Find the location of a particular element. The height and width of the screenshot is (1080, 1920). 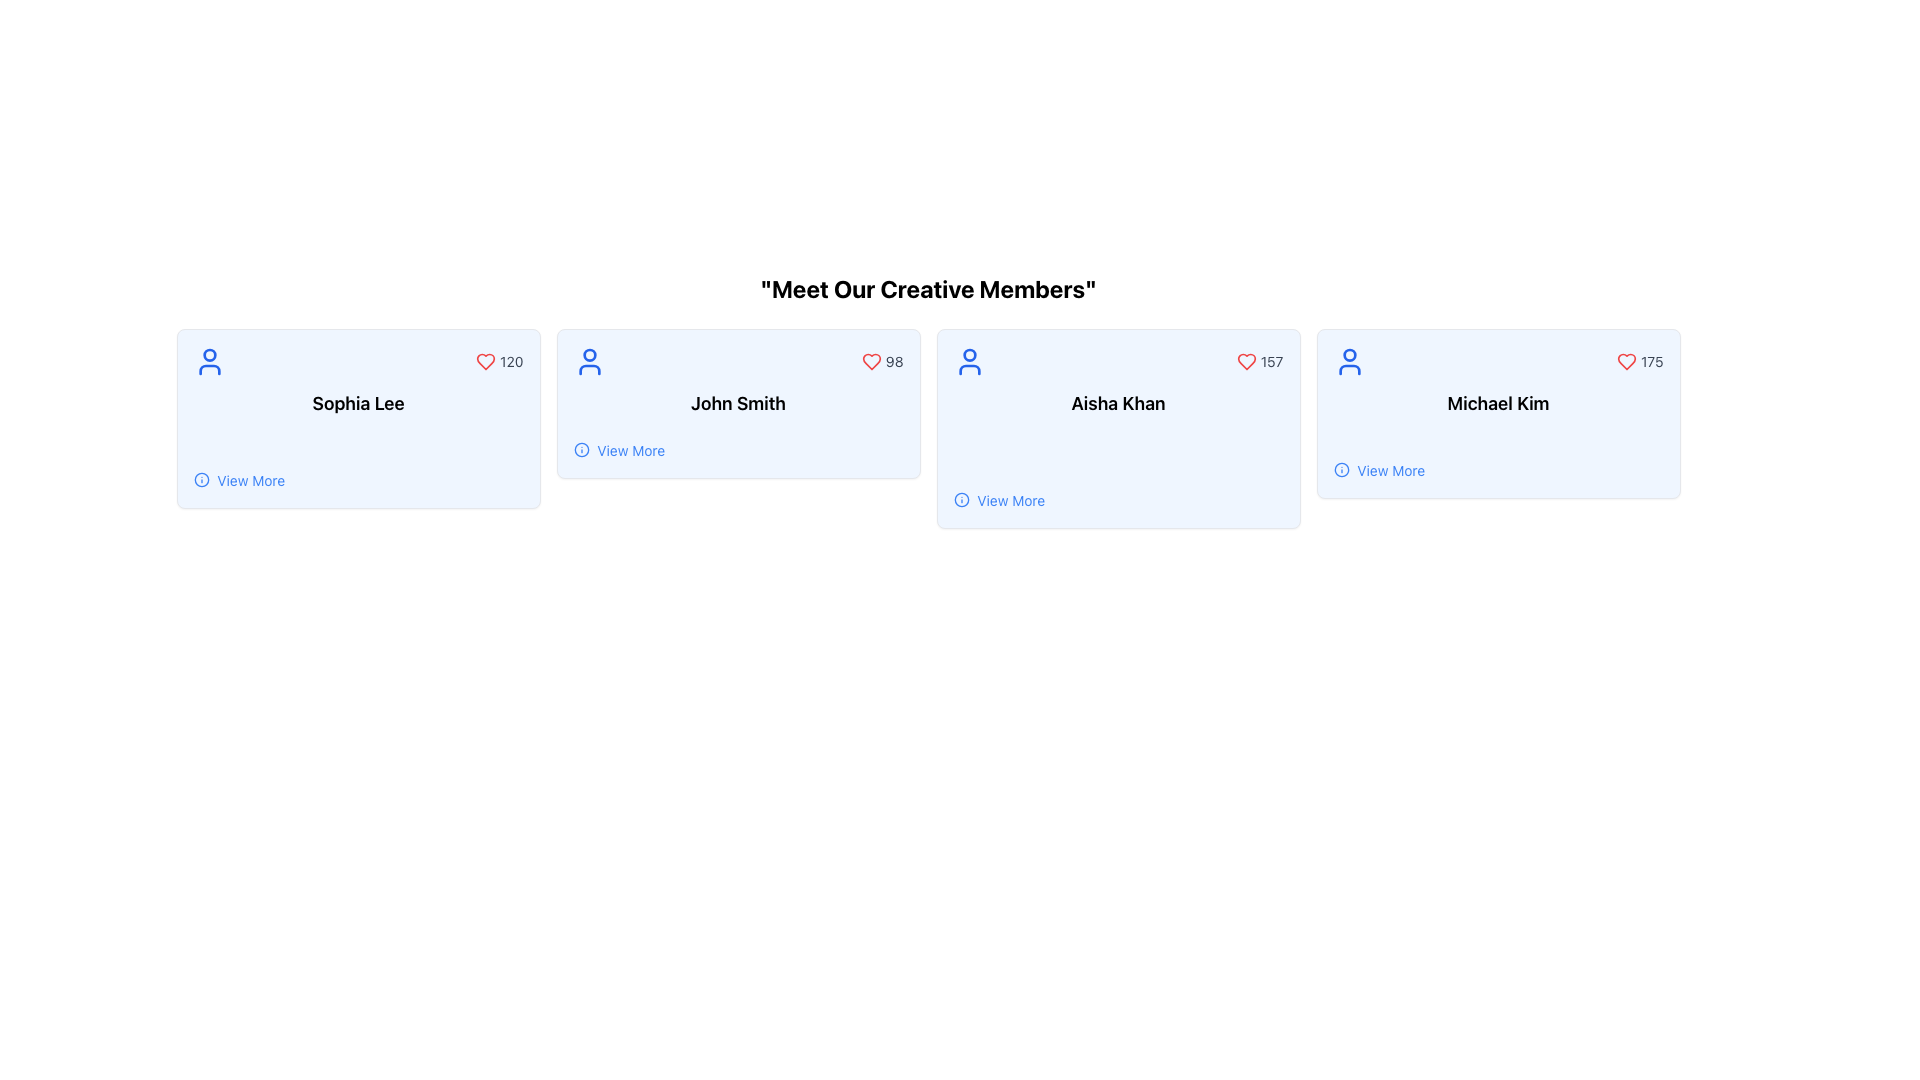

the likes counter text located in the third card from the left under the title 'Aisha Khan', positioned towards the top-right corner adjacent to a red heart-shaped icon is located at coordinates (1271, 362).